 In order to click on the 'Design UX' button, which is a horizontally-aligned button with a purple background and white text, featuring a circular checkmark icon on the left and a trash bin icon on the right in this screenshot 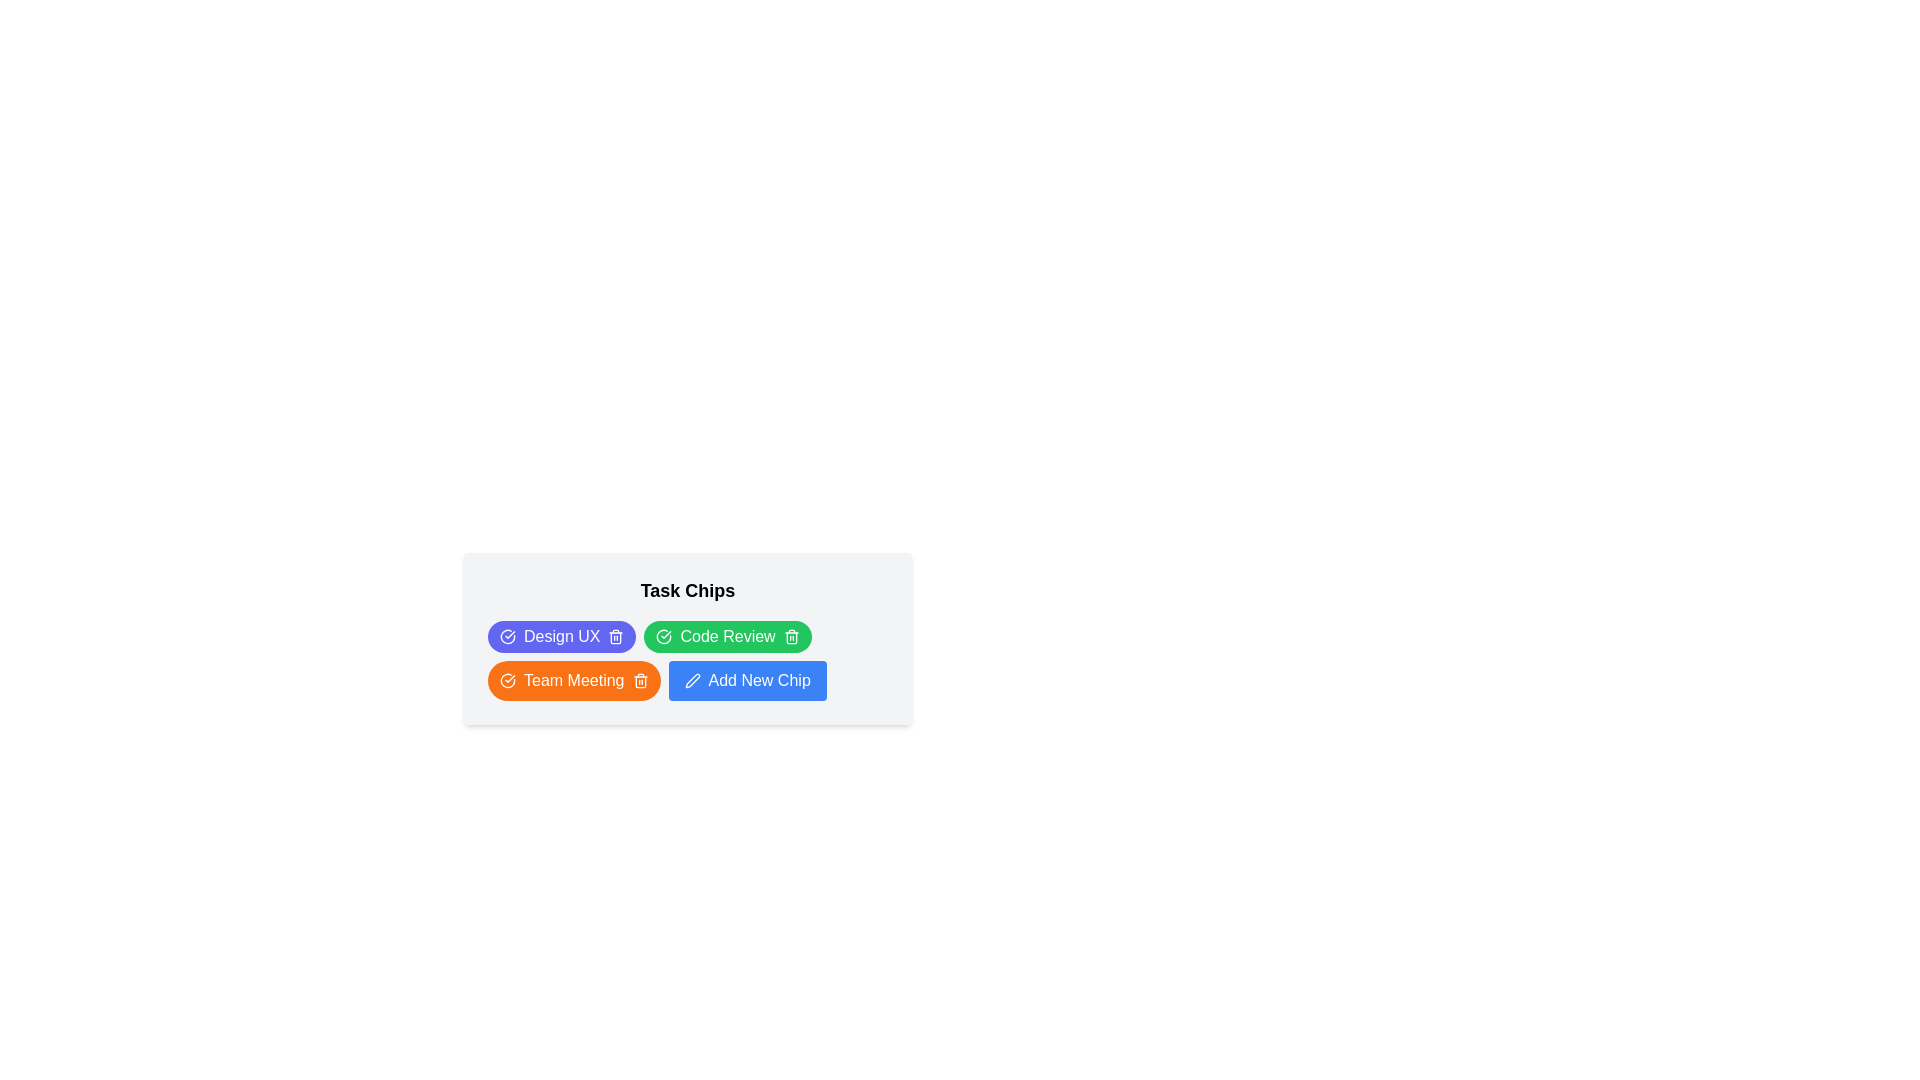, I will do `click(561, 636)`.